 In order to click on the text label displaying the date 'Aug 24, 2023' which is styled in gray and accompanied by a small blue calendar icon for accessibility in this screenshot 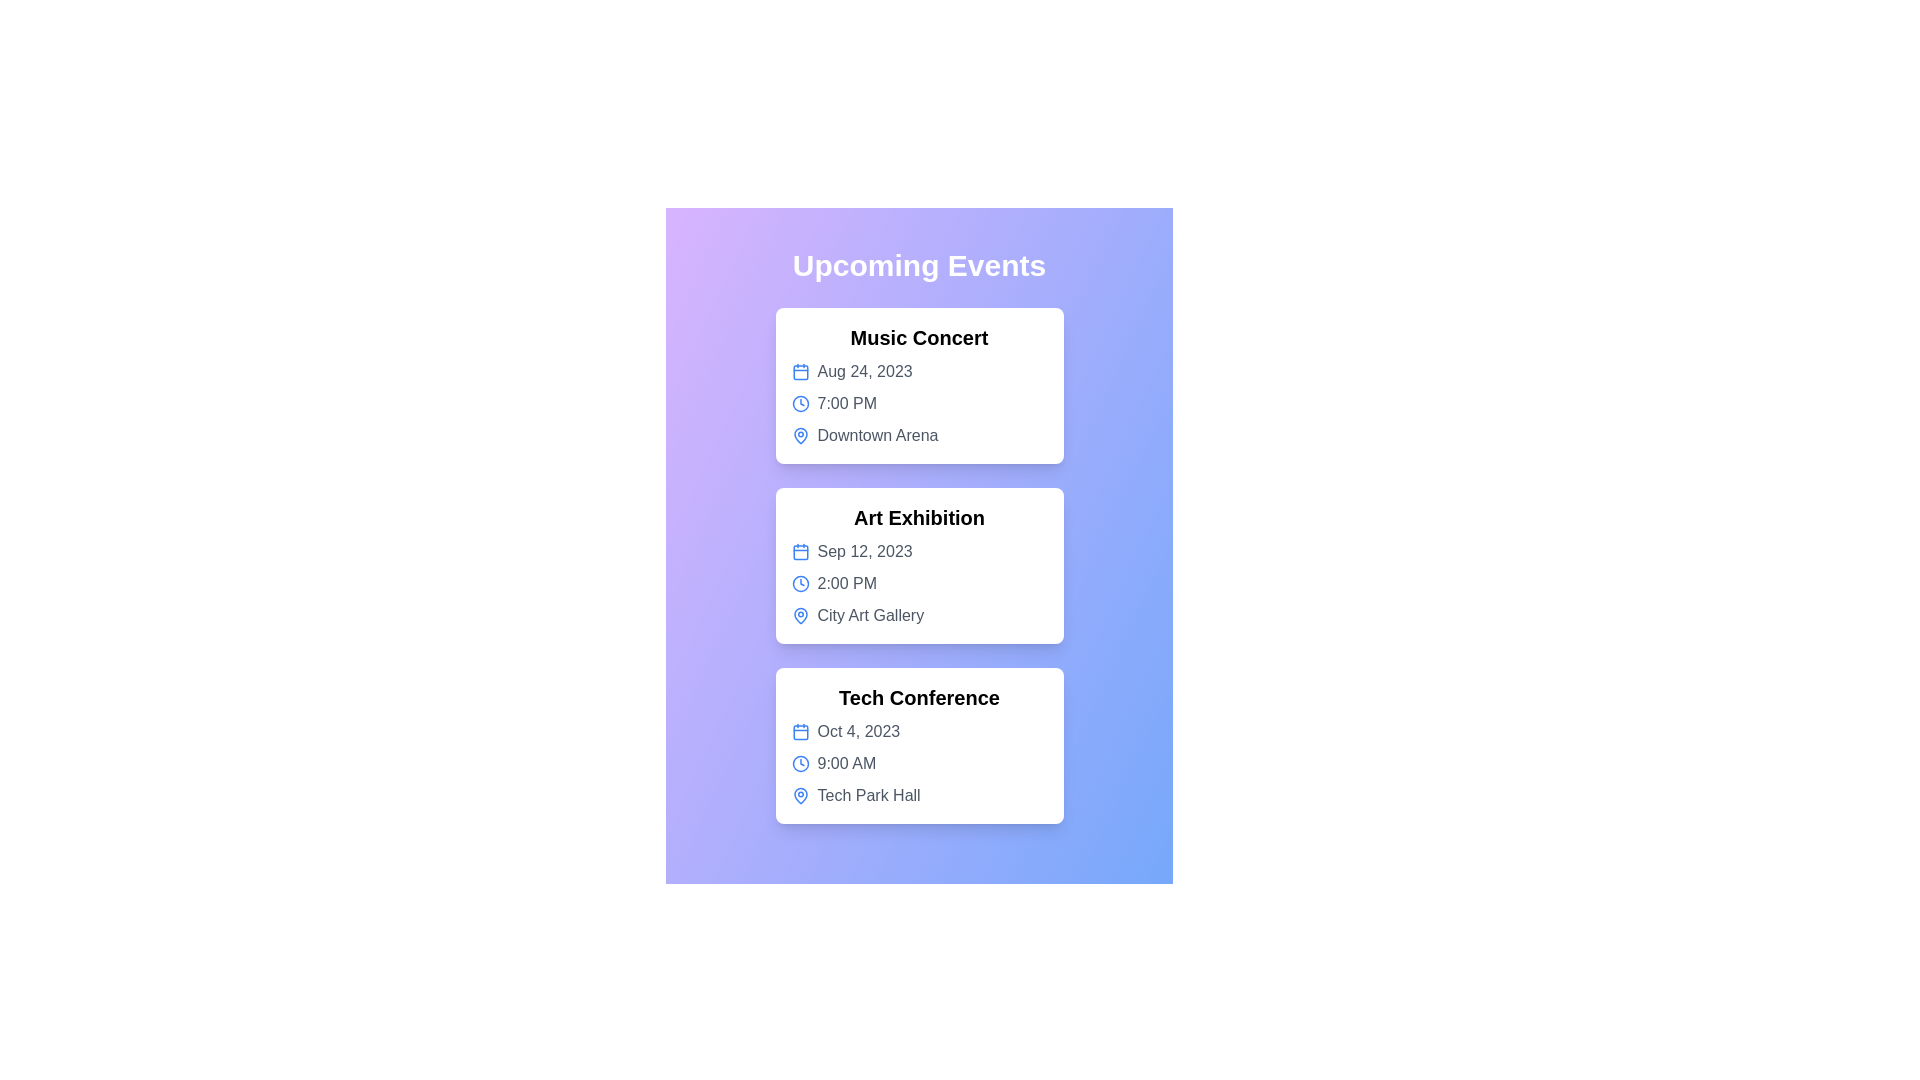, I will do `click(918, 371)`.